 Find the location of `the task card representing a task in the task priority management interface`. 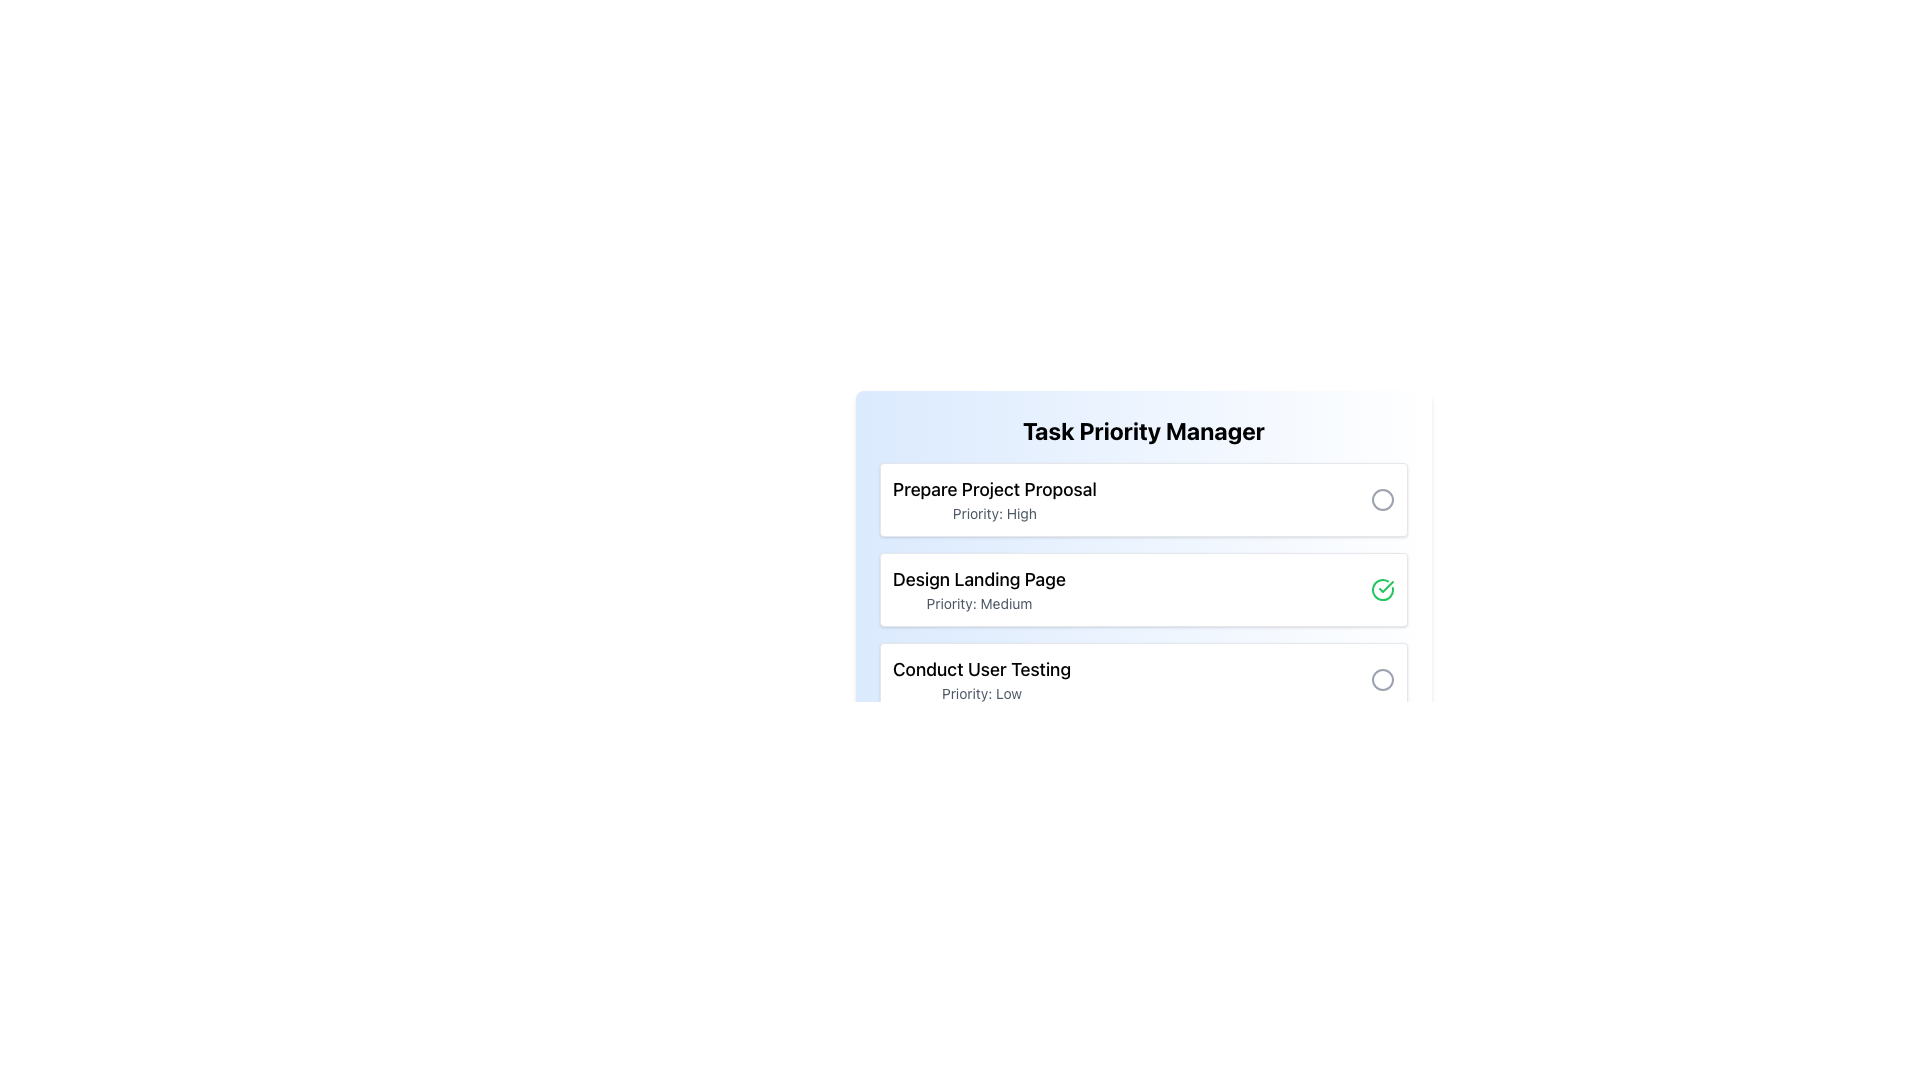

the task card representing a task in the task priority management interface is located at coordinates (1143, 499).